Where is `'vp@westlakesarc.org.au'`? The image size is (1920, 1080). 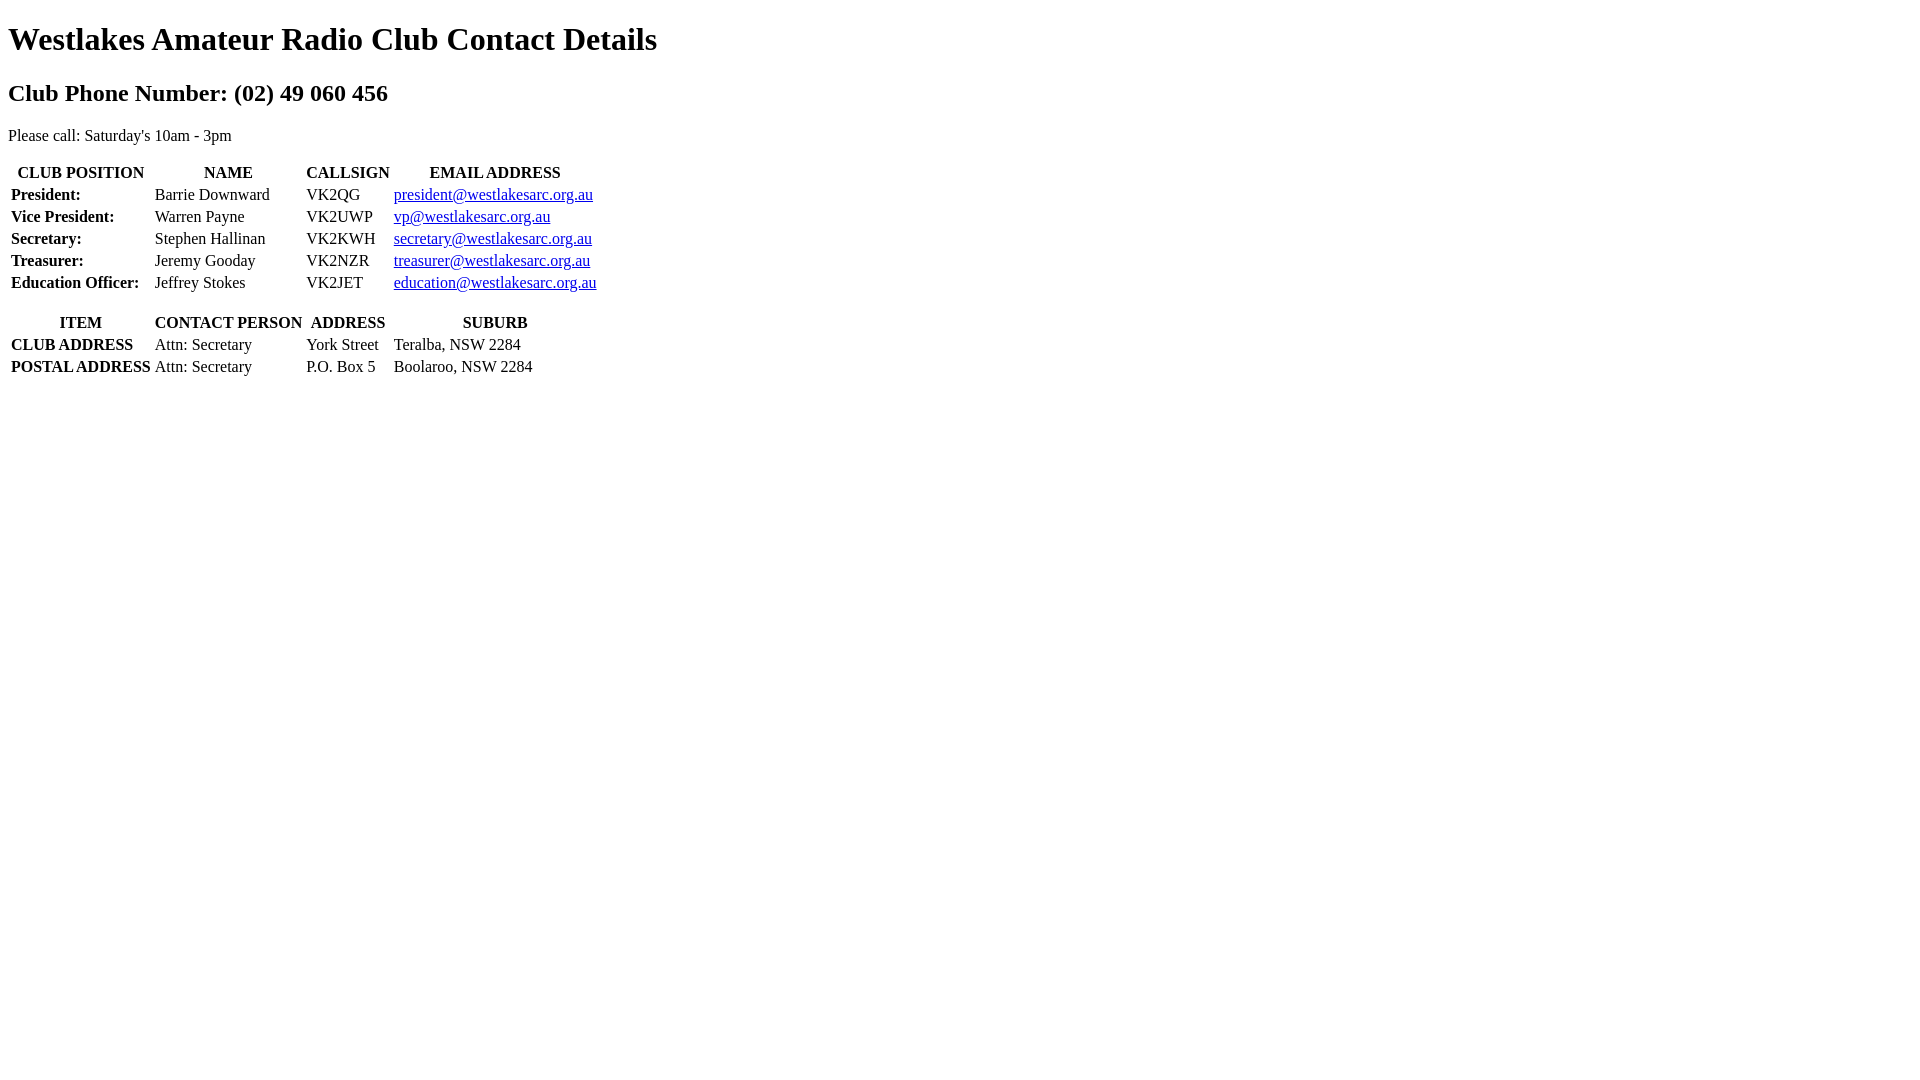 'vp@westlakesarc.org.au' is located at coordinates (471, 216).